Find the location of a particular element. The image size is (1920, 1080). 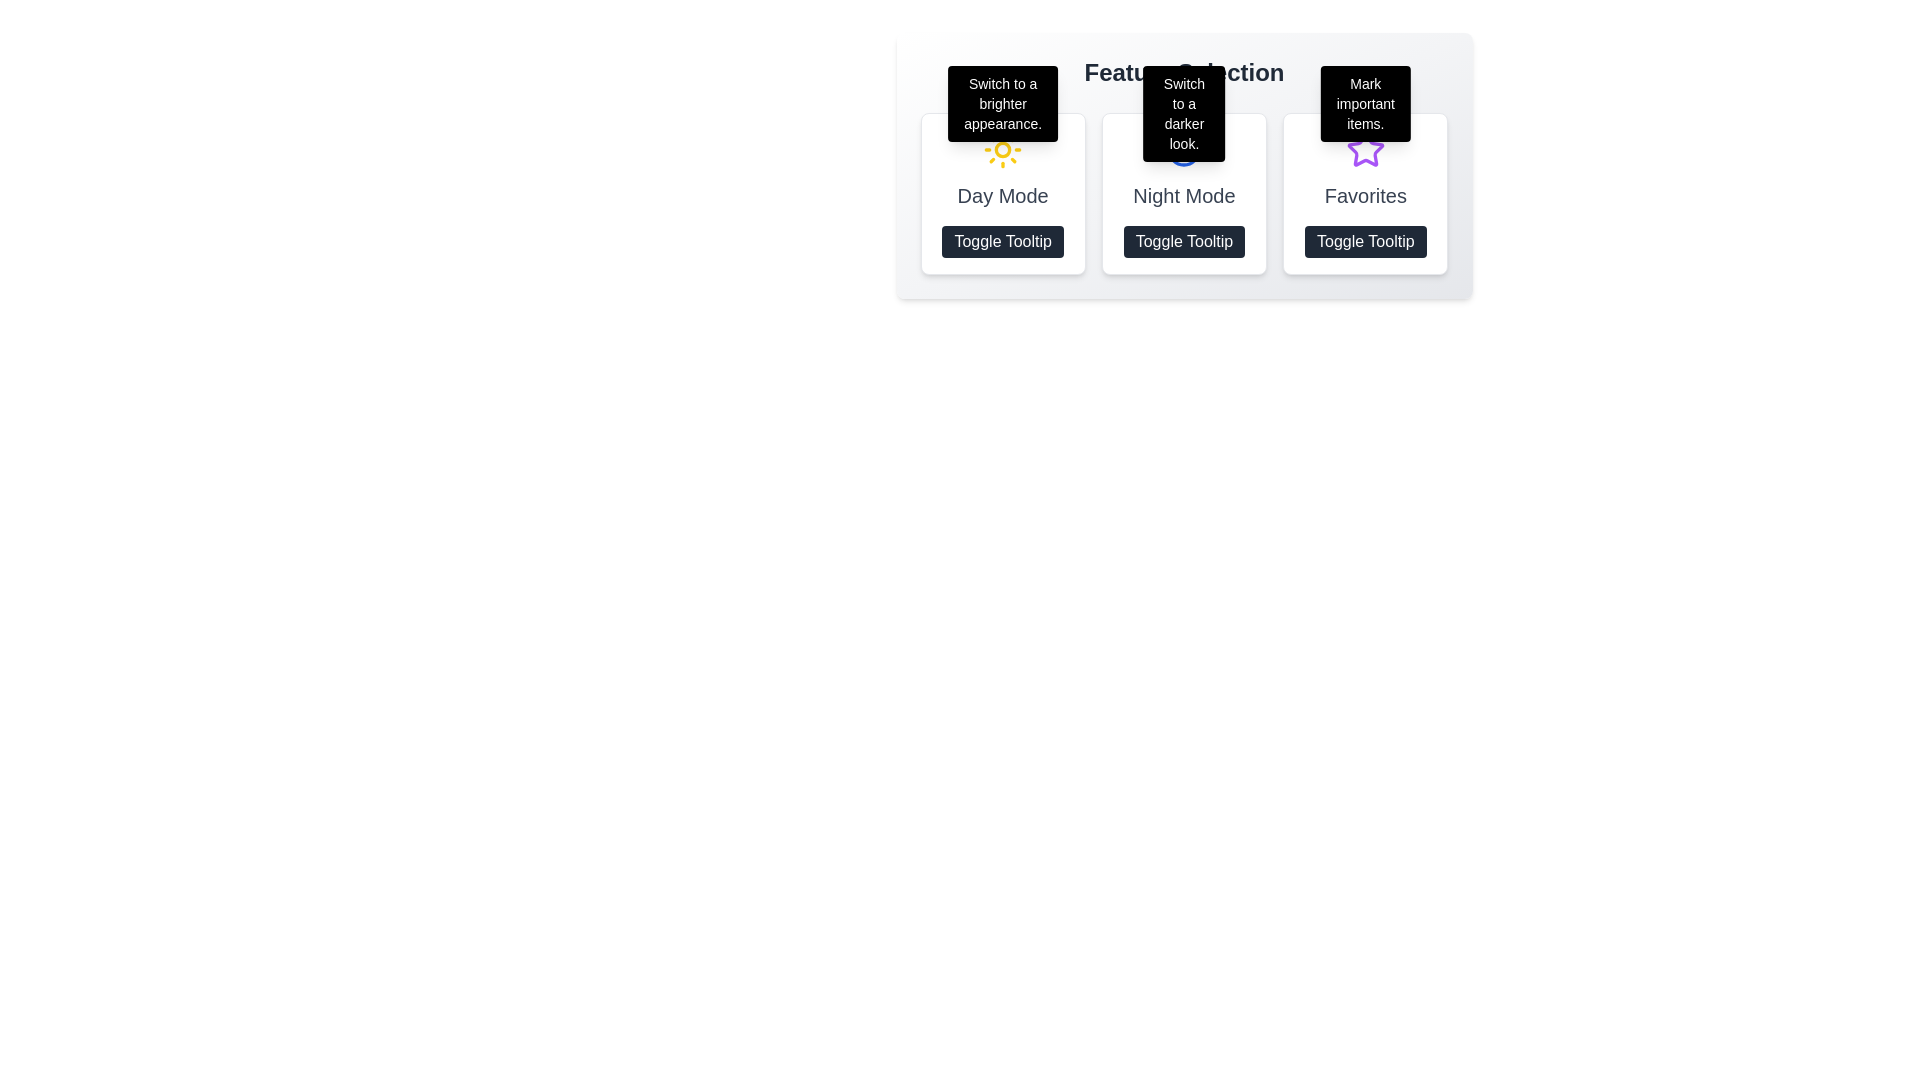

the Tooltip that provides additional information about the 'Favorites' widget, which is positioned above the 'Favorites' label and icon is located at coordinates (1364, 104).